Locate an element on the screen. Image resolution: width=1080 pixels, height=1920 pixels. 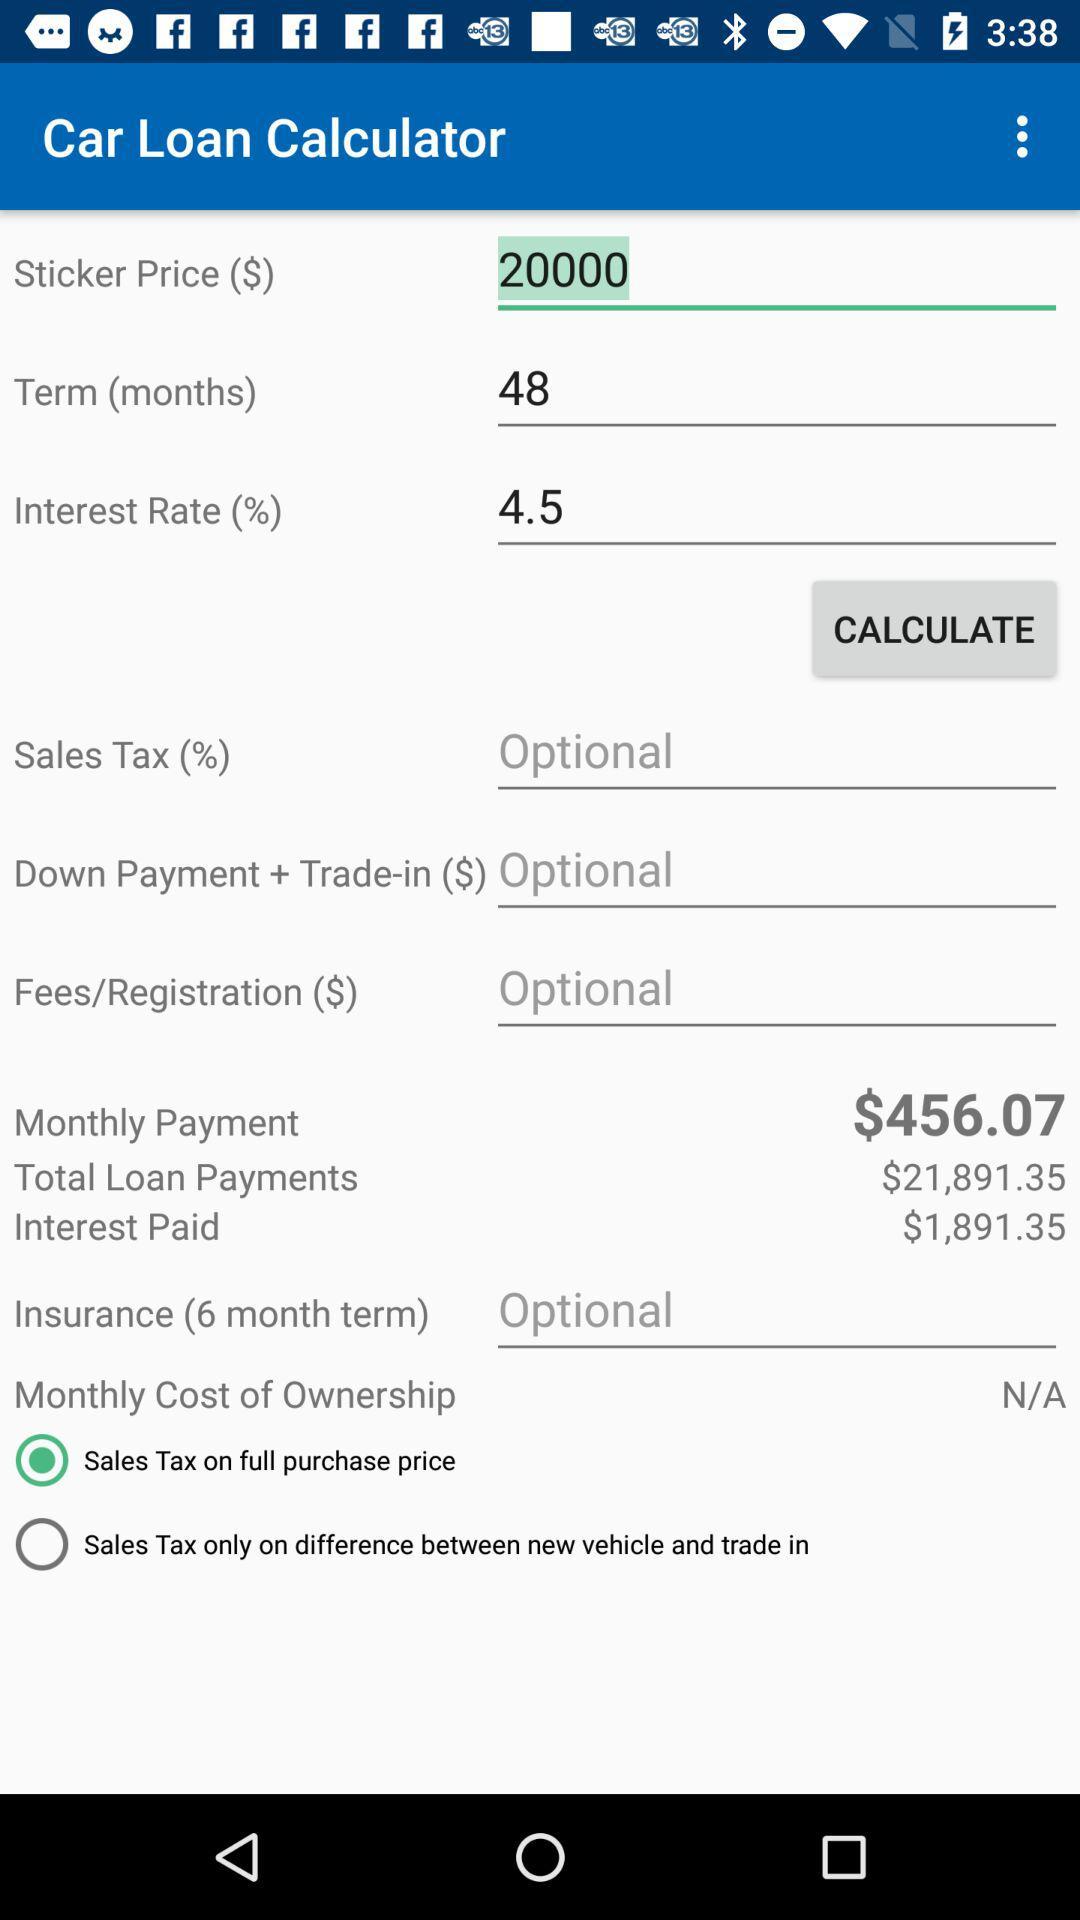
the item below interest paid is located at coordinates (775, 1309).